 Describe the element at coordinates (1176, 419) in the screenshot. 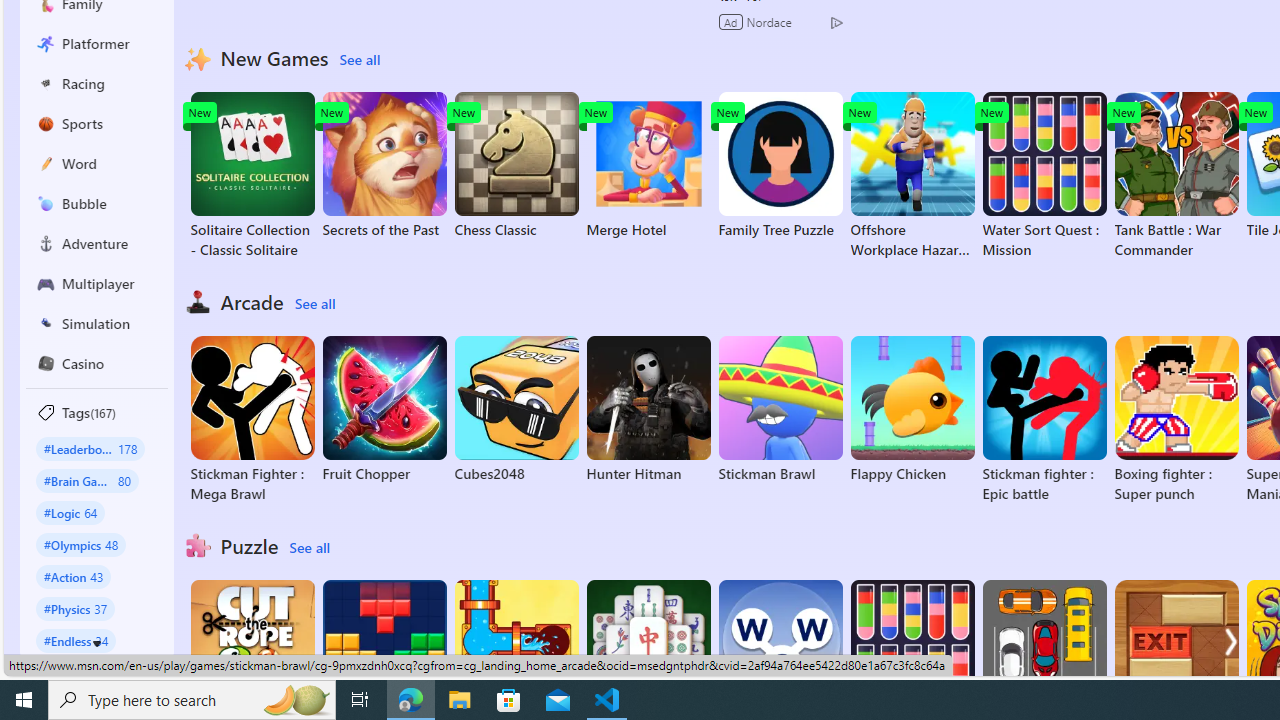

I see `'Boxing fighter : Super punch'` at that location.